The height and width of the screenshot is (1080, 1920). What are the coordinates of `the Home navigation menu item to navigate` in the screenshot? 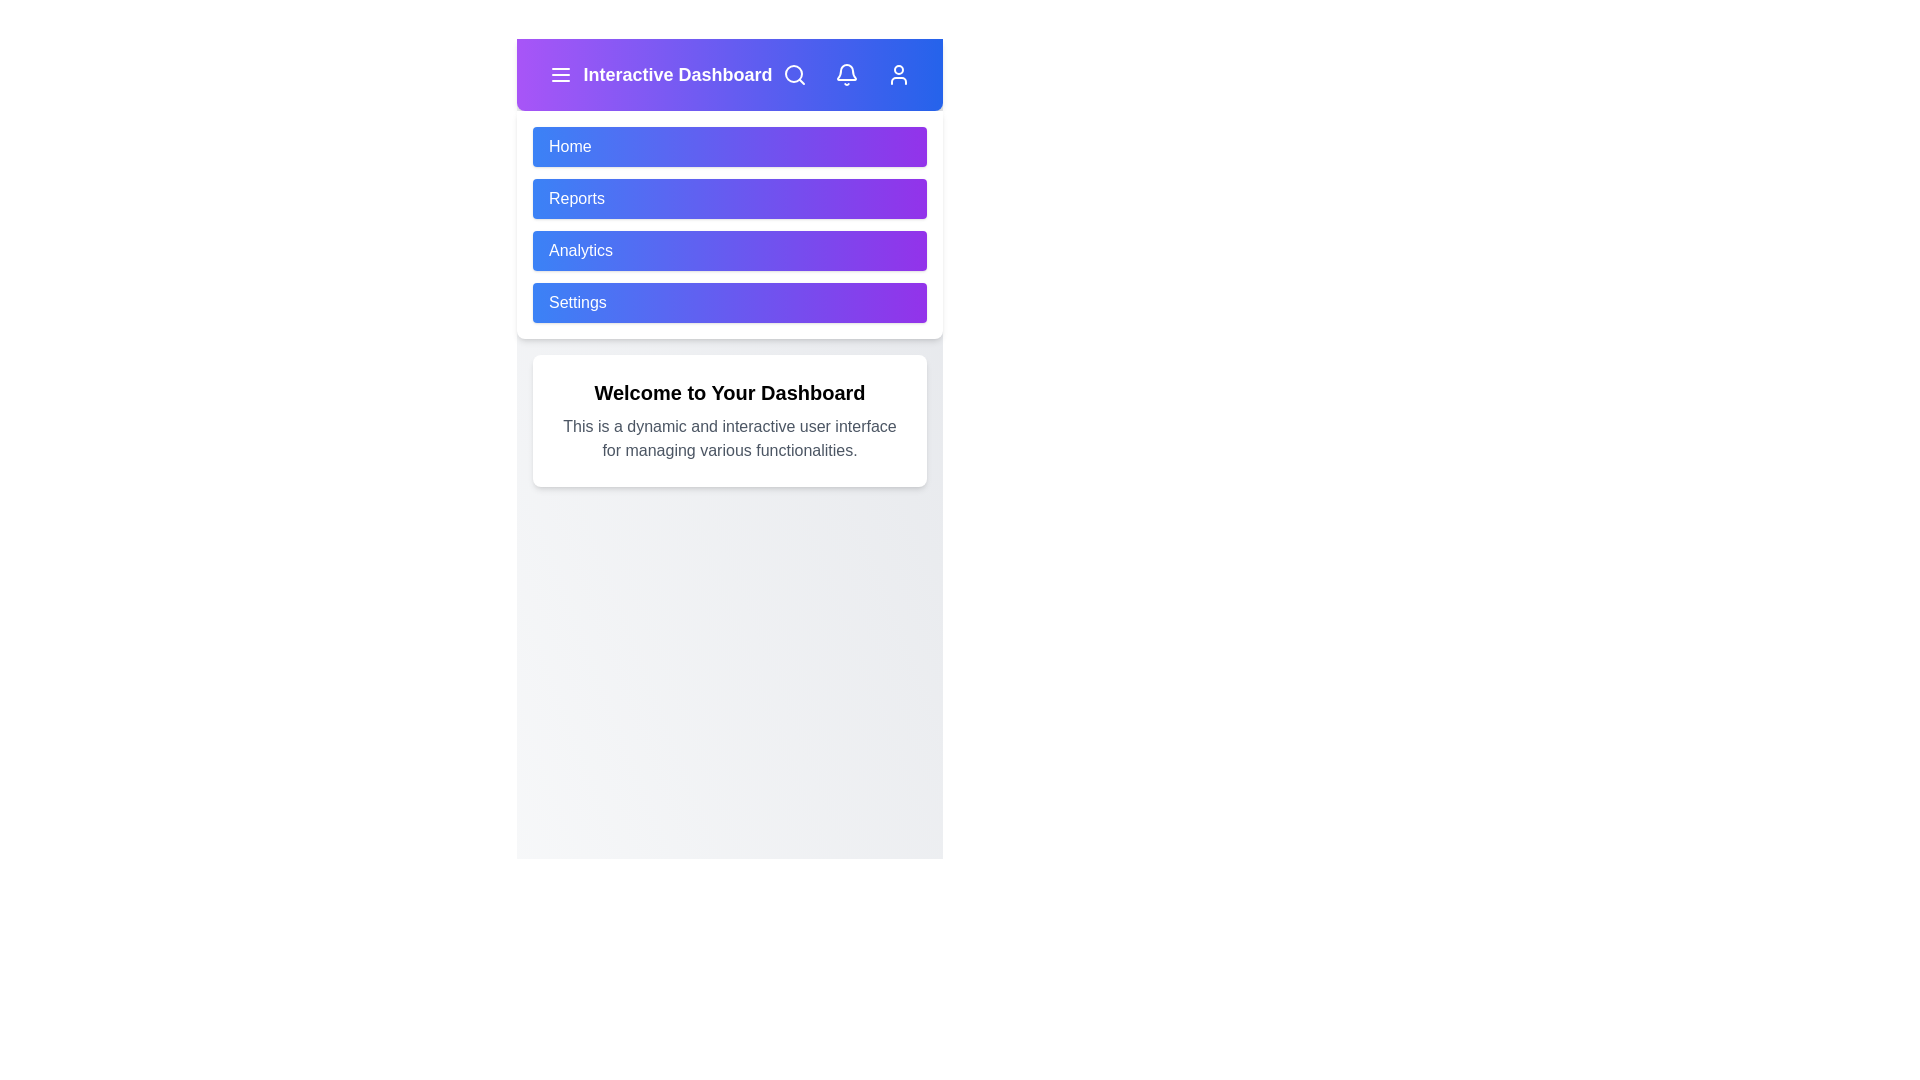 It's located at (728, 145).